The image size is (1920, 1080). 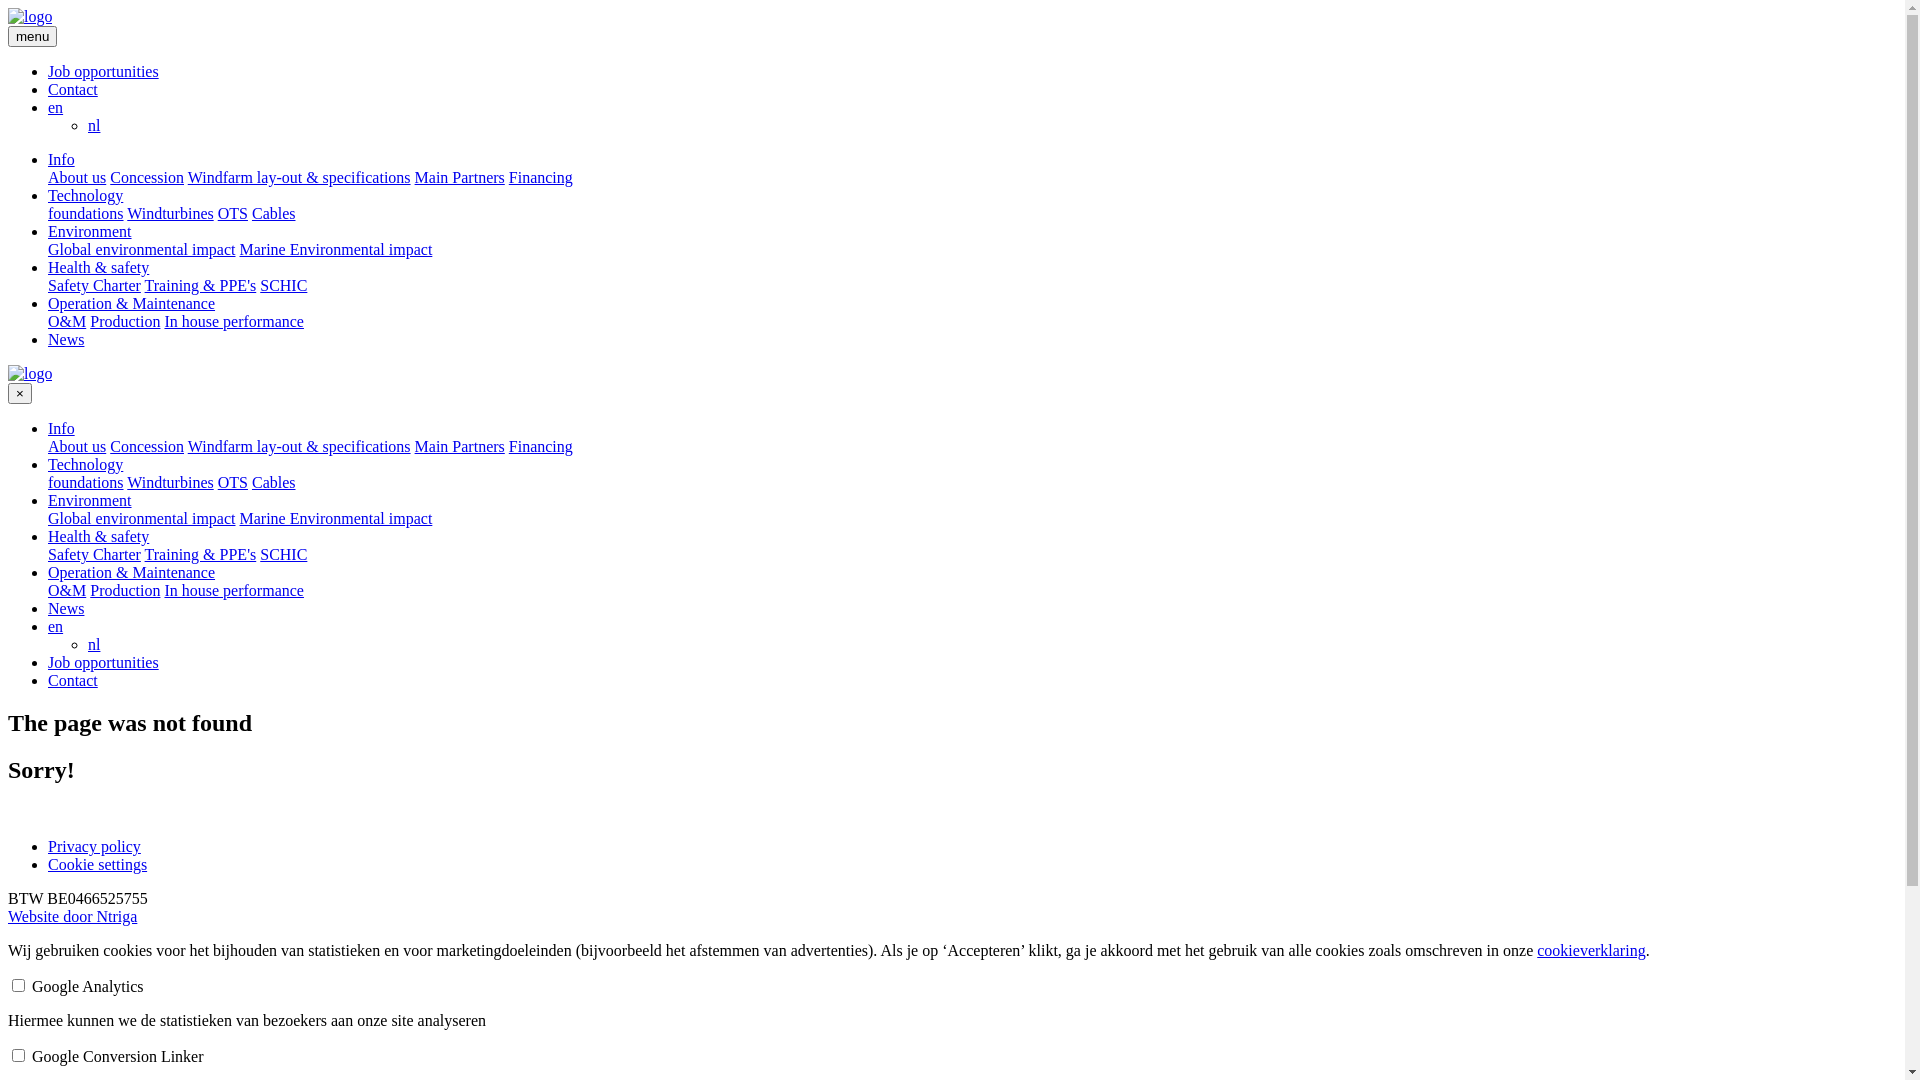 I want to click on 'About us', so click(x=76, y=445).